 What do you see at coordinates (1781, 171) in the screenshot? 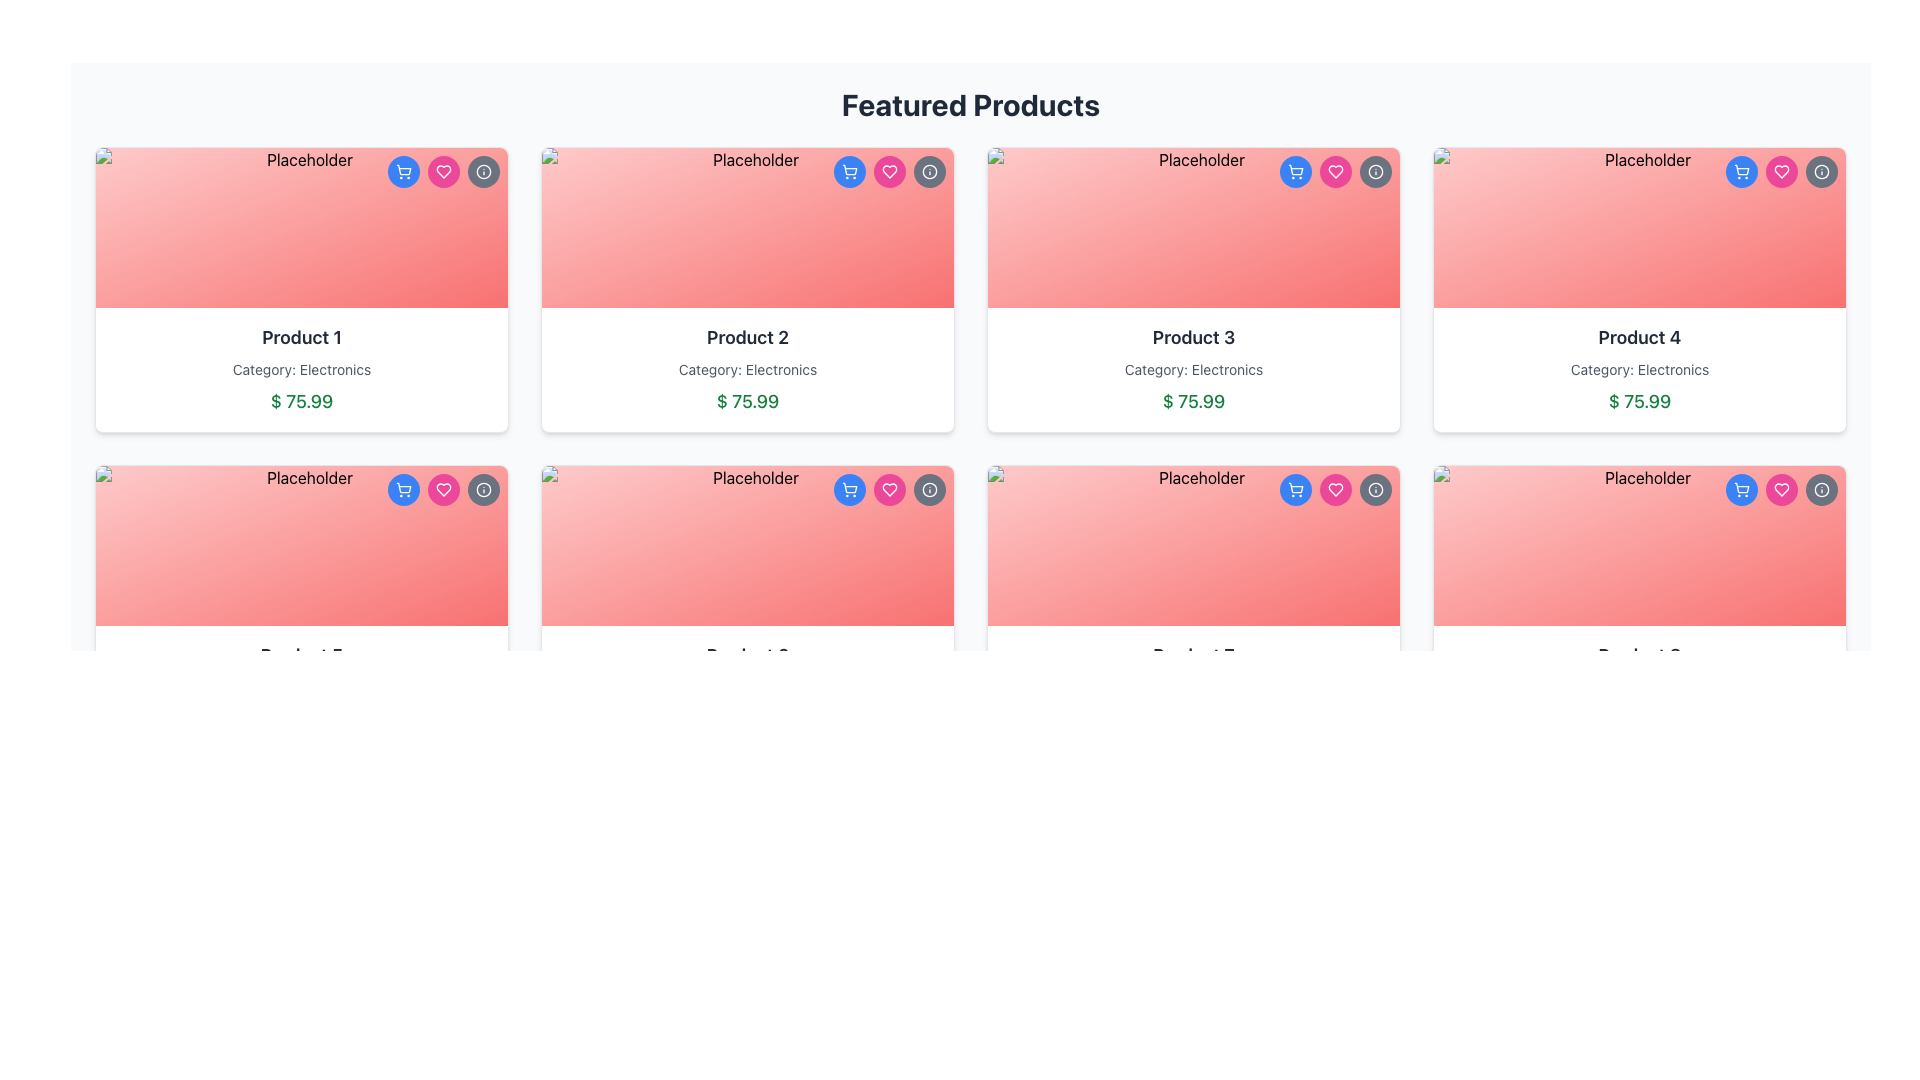
I see `the middle circular button in the top-right corner of the card displaying 'Product 4'` at bounding box center [1781, 171].